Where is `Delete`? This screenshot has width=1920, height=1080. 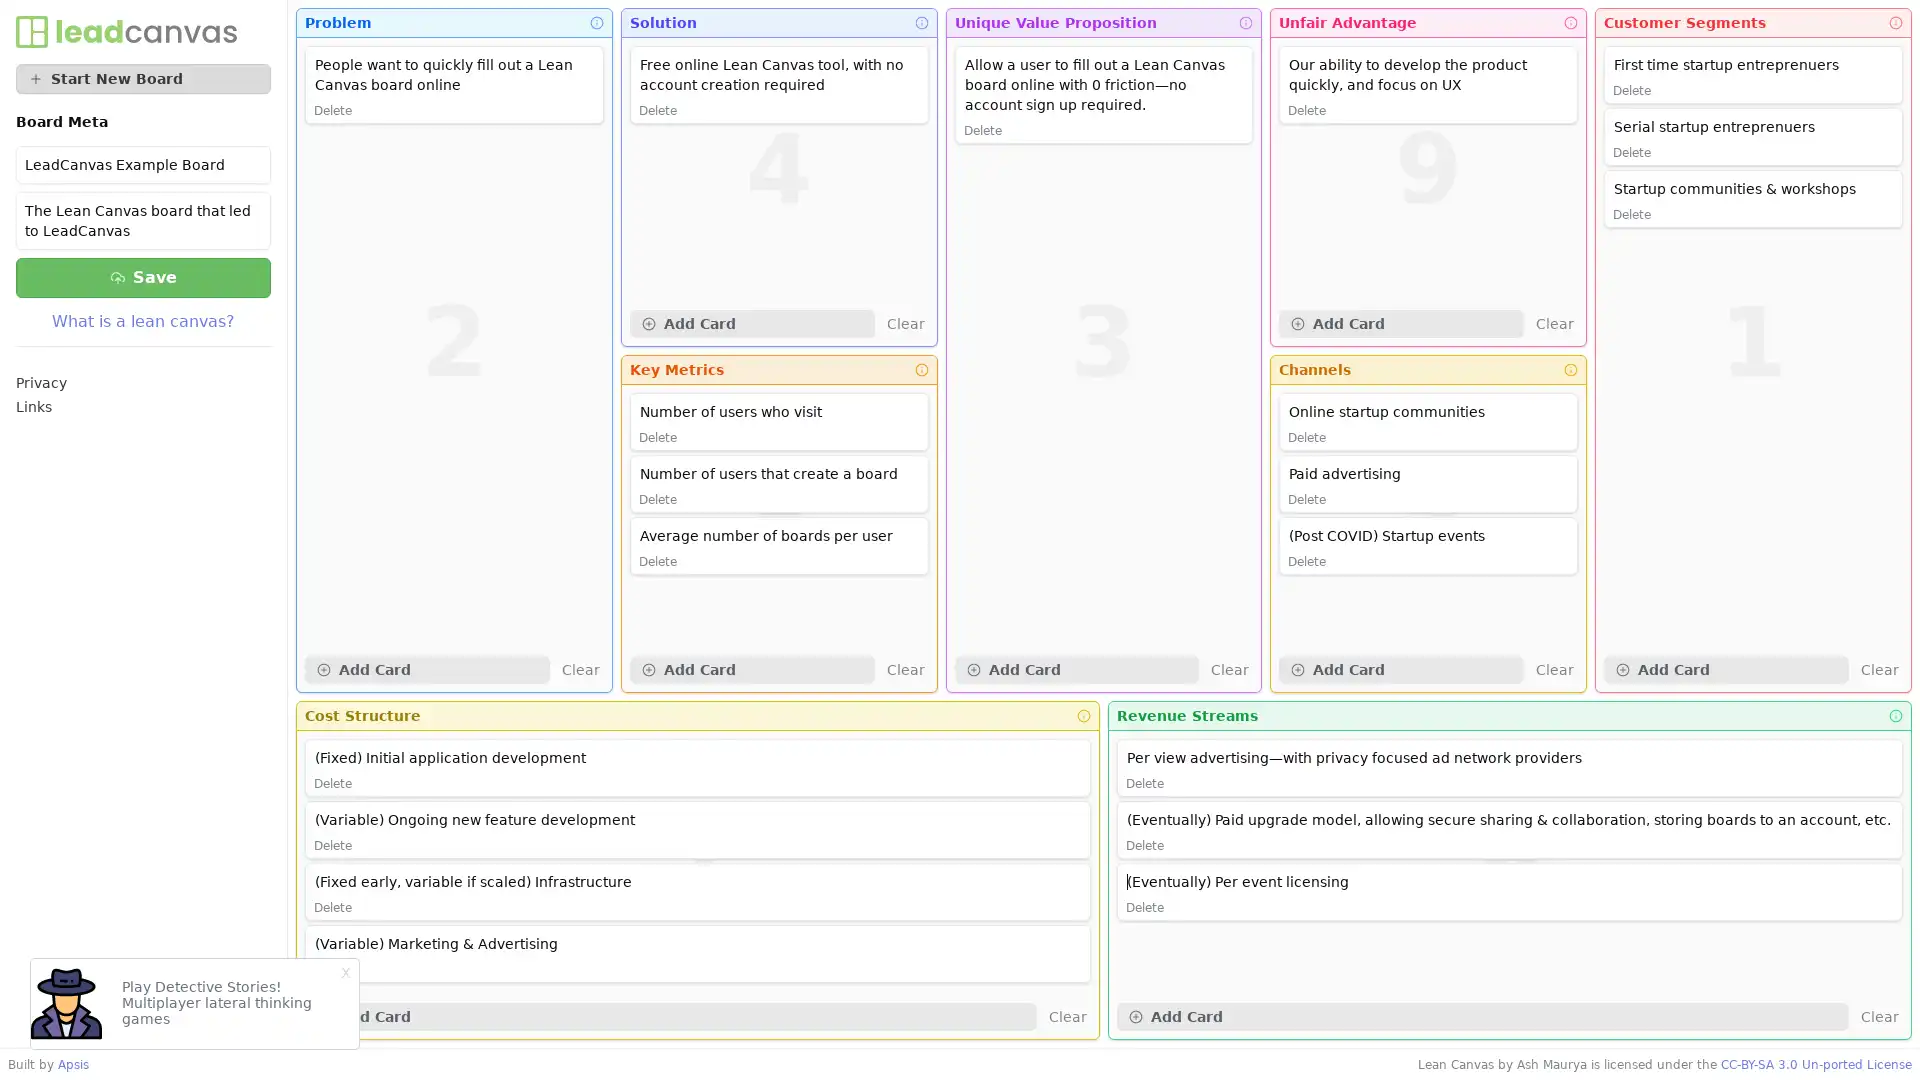
Delete is located at coordinates (332, 782).